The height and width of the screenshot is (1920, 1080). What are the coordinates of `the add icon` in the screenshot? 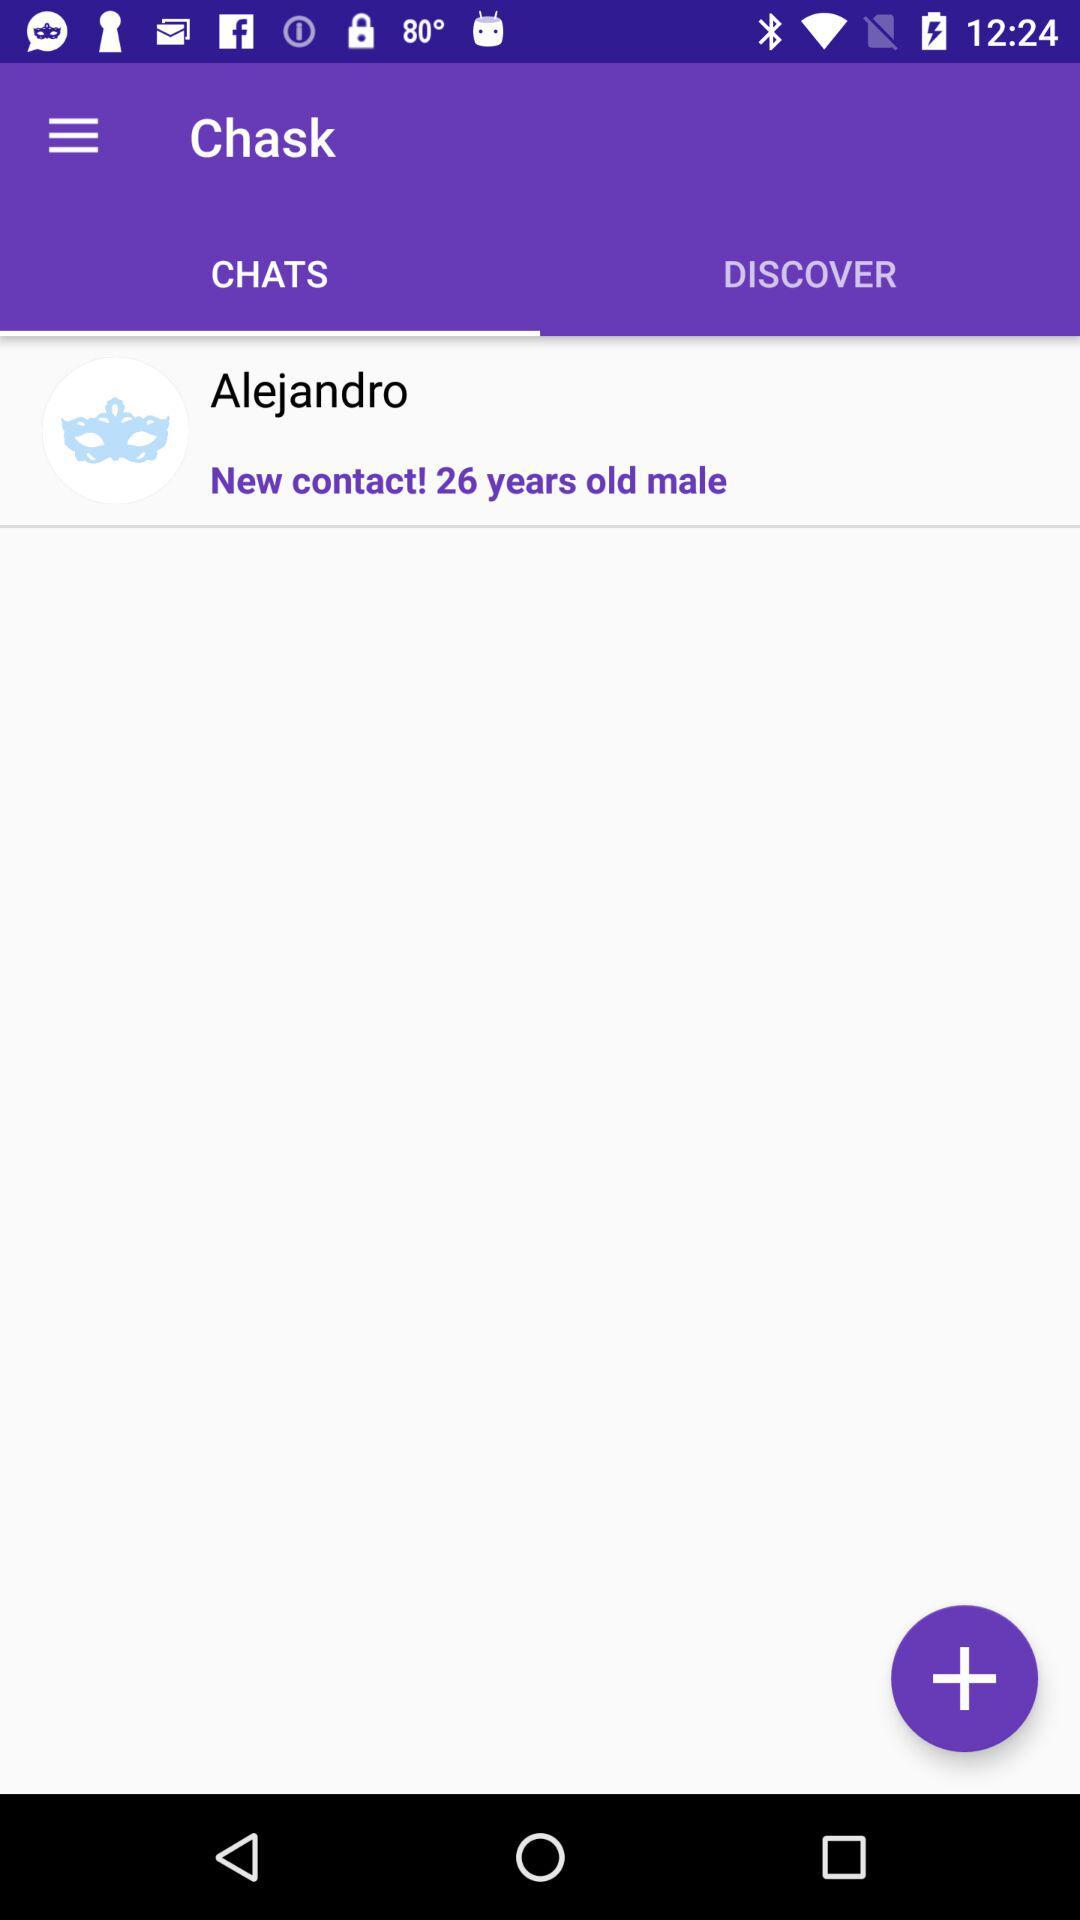 It's located at (963, 1678).